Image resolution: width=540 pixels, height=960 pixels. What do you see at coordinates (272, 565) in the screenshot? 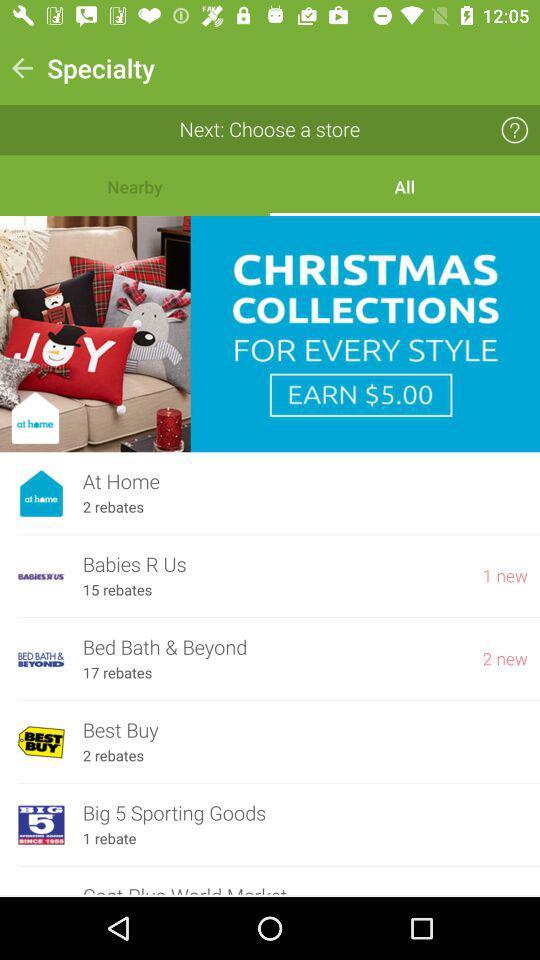
I see `babies r us icon` at bounding box center [272, 565].